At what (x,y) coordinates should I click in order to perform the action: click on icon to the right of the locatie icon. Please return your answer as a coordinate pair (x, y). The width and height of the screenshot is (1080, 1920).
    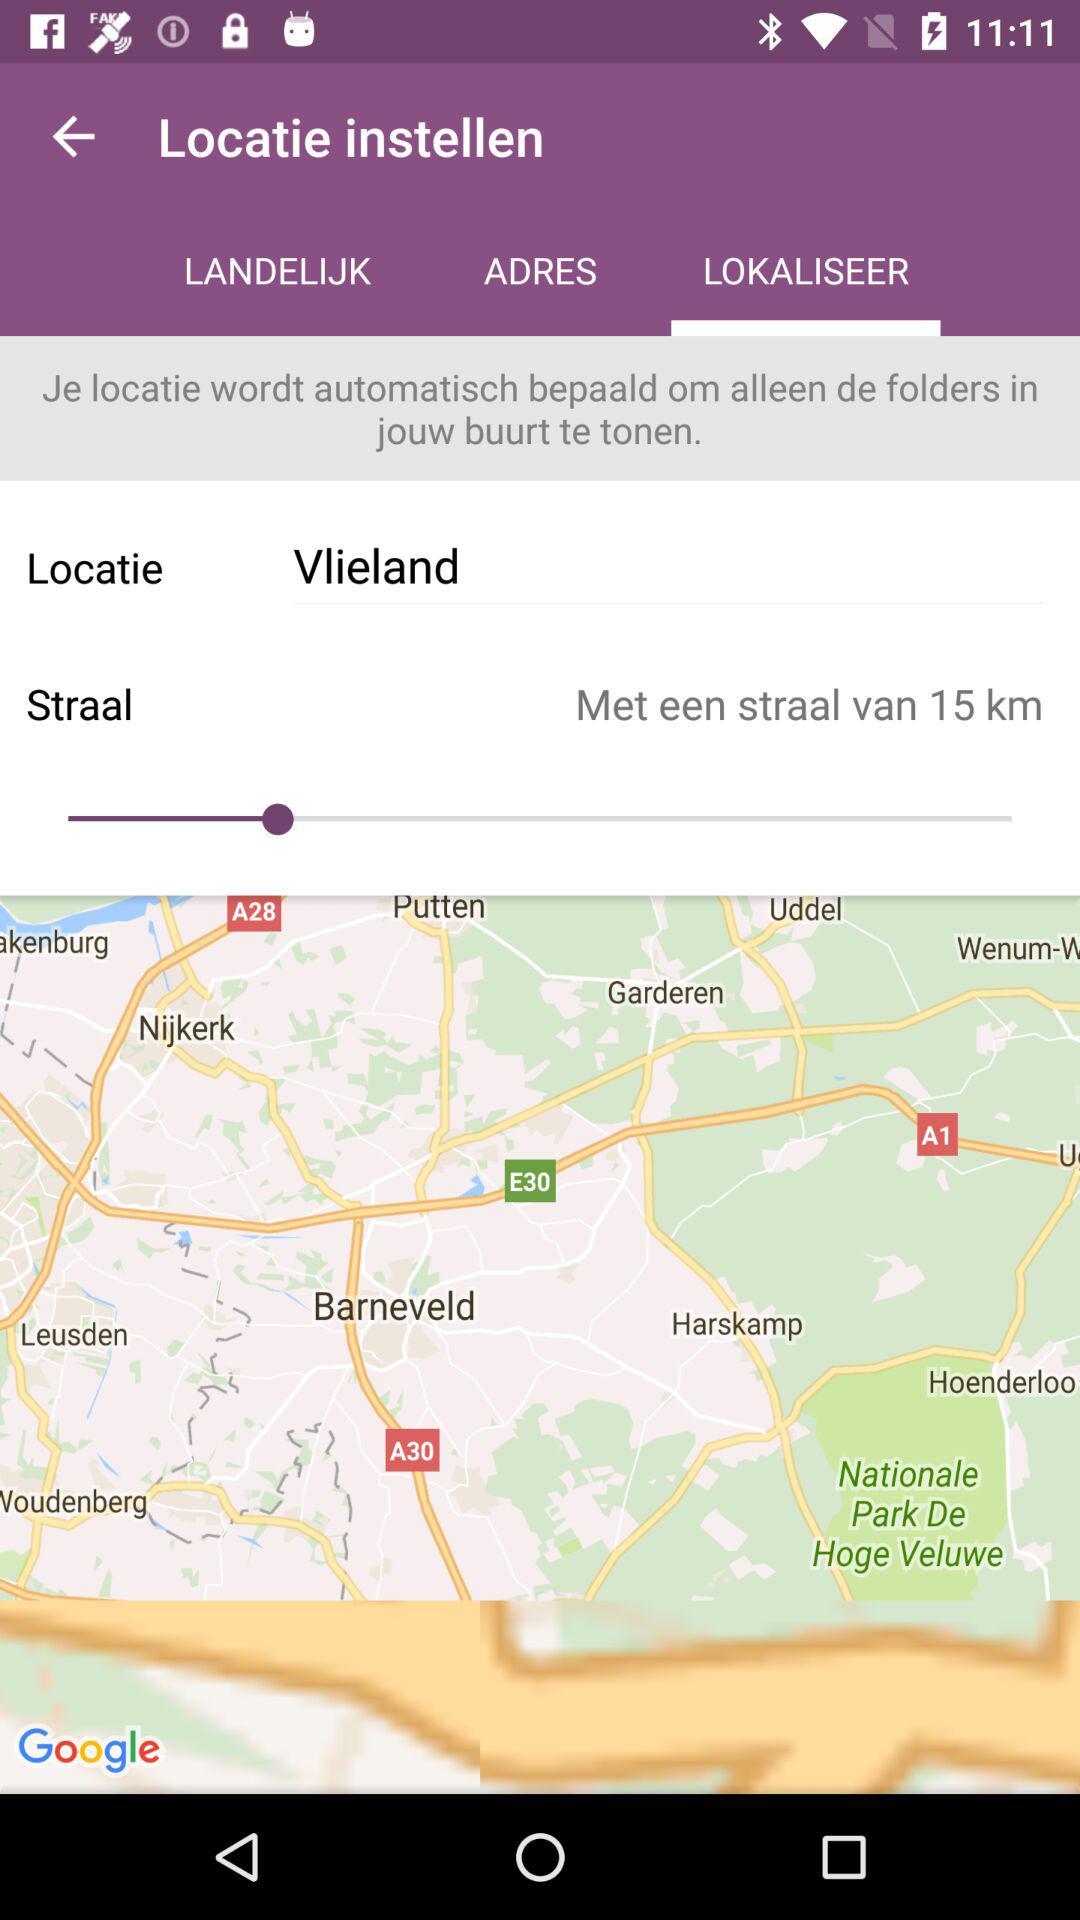
    Looking at the image, I should click on (668, 565).